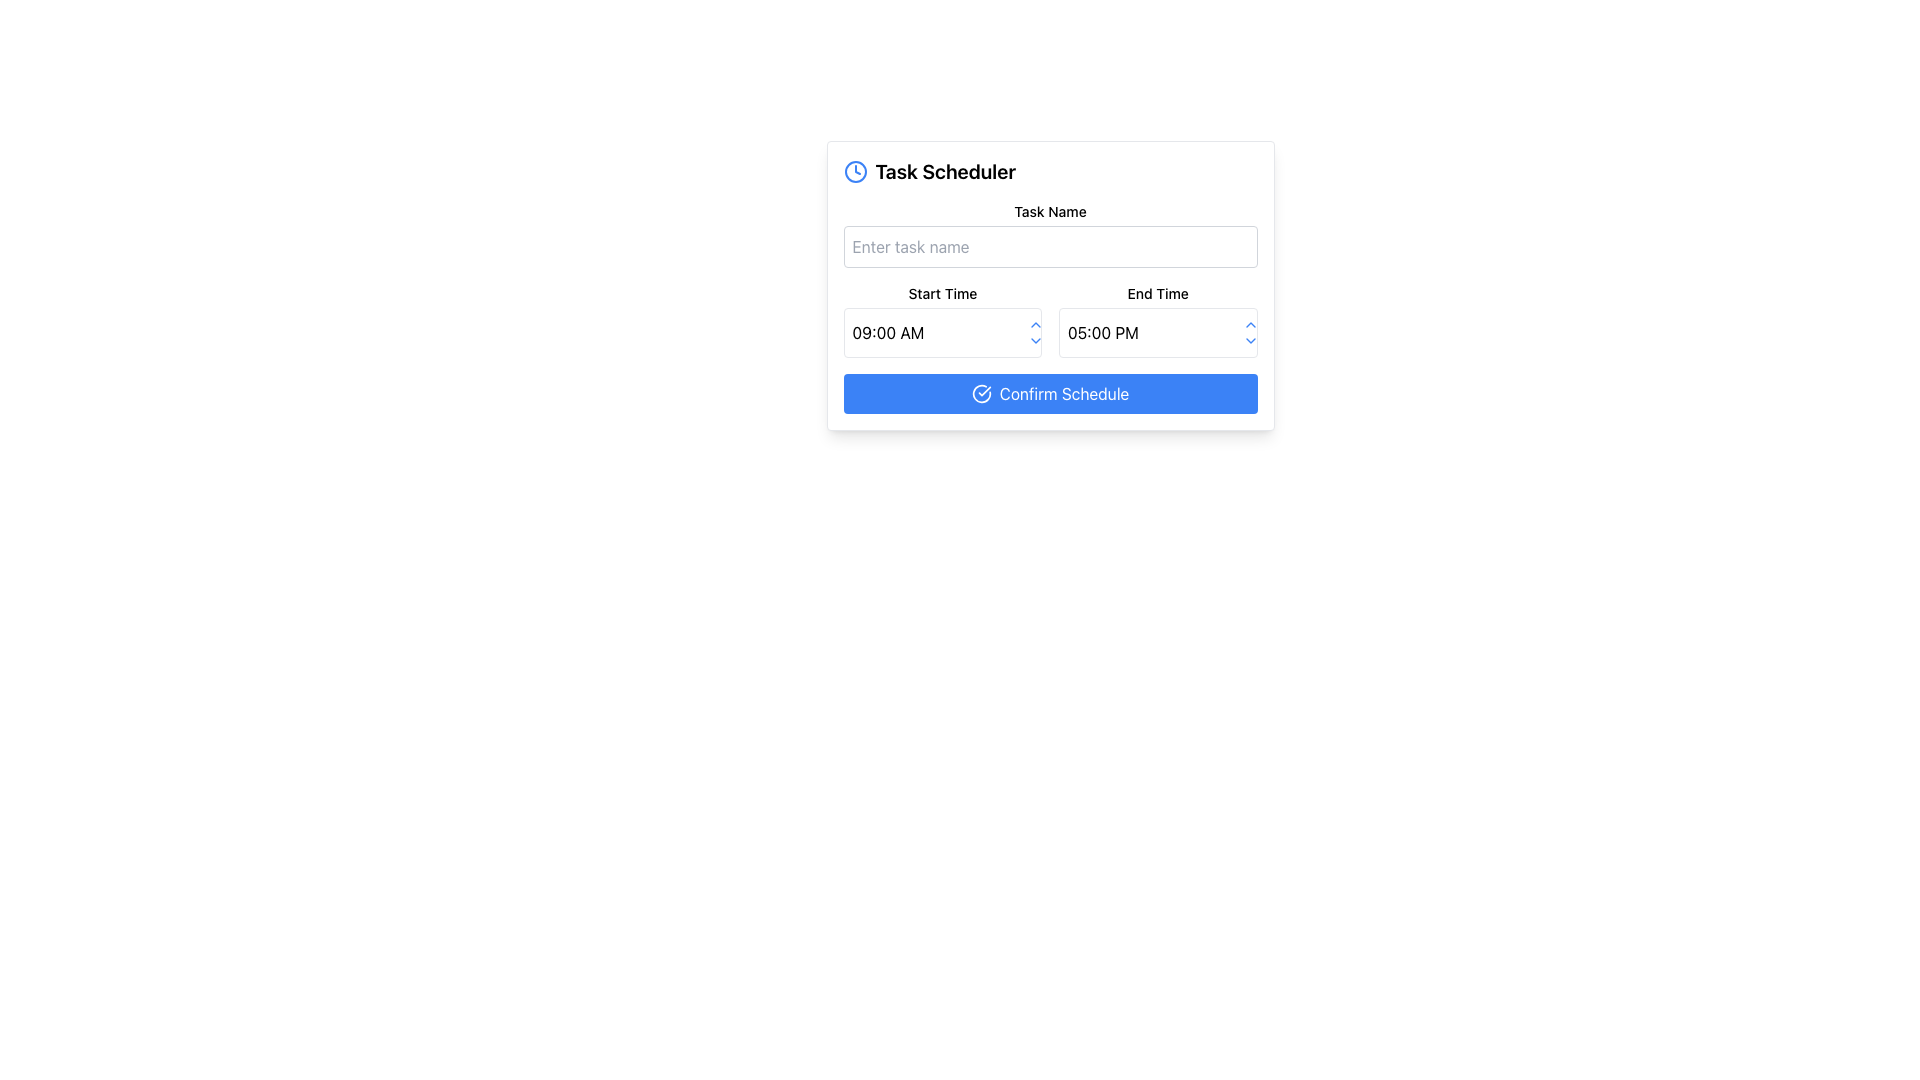 Image resolution: width=1920 pixels, height=1080 pixels. Describe the element at coordinates (1049, 212) in the screenshot. I see `the 'Task Name' label element, which is styled with a medium-sized bold font and is located above the input field in the 'Task Scheduler' layout` at that location.